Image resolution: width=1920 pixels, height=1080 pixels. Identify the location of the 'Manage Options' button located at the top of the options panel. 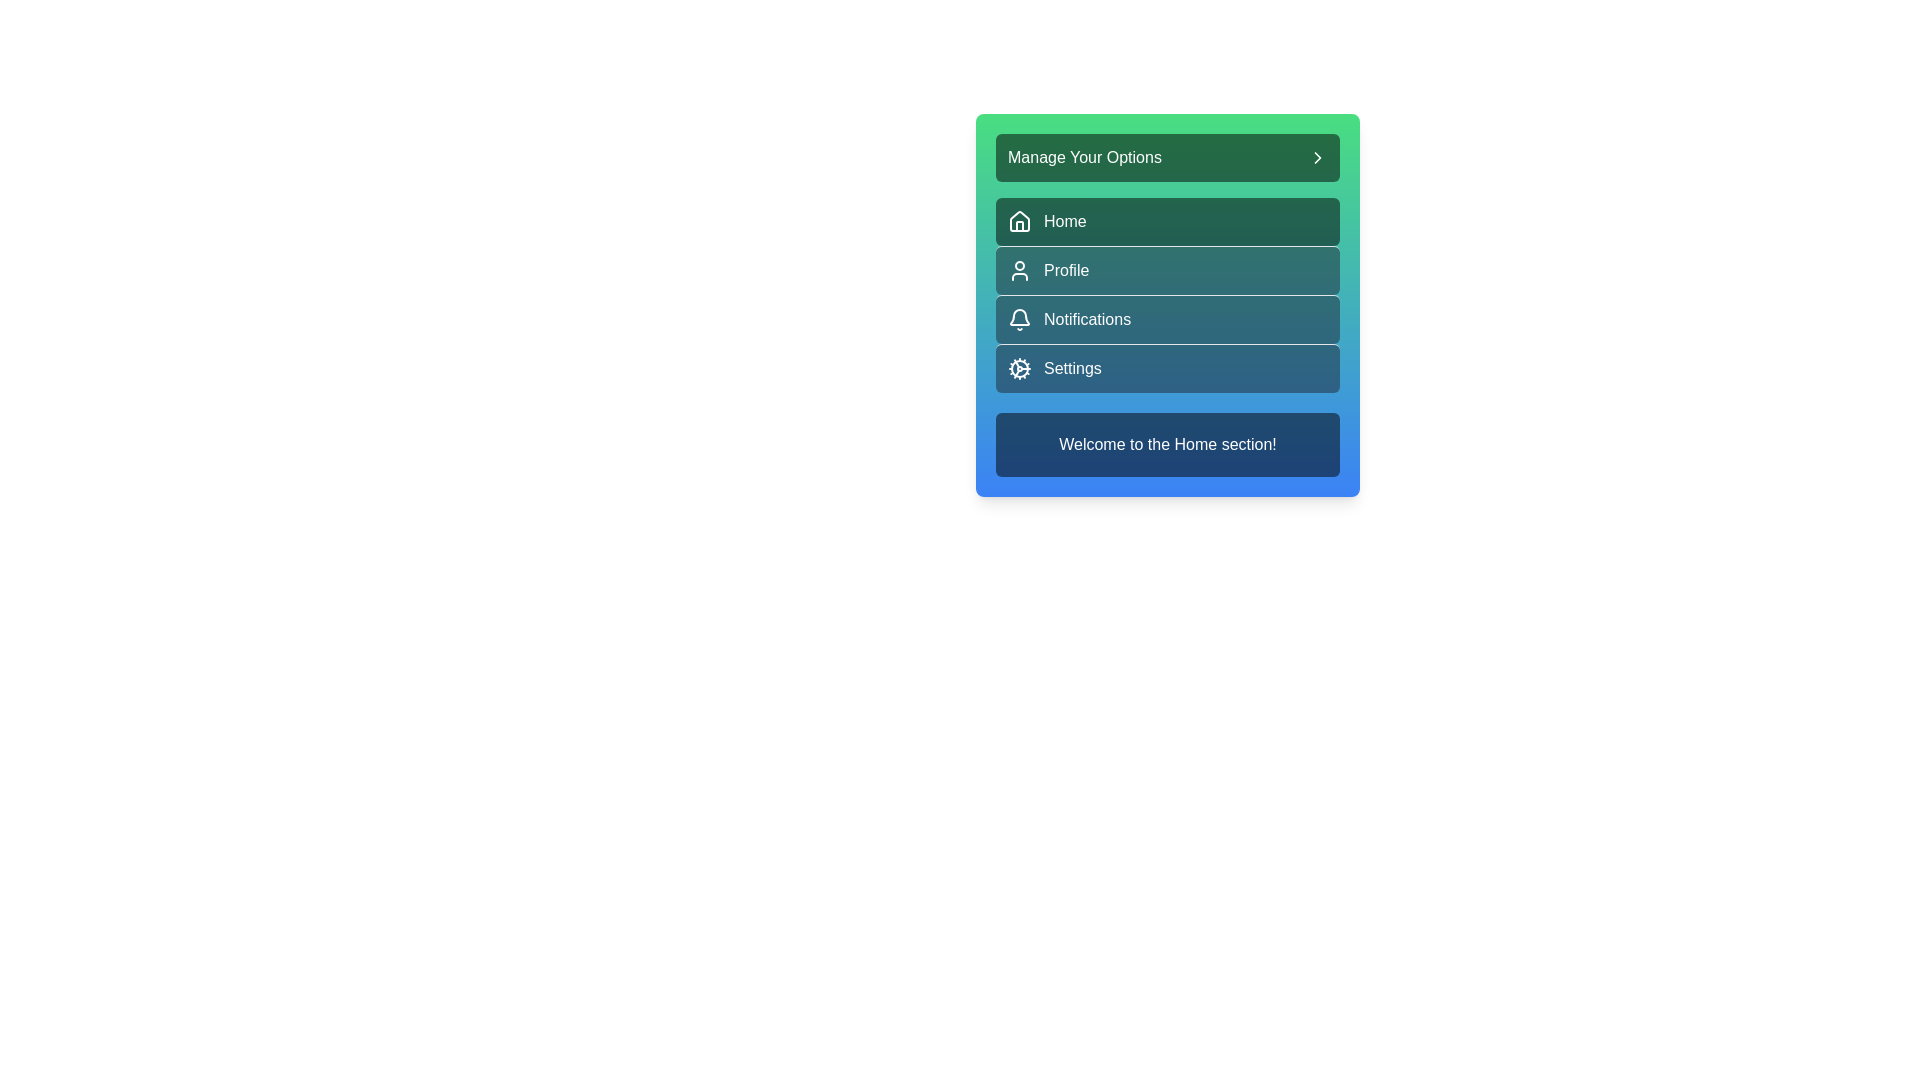
(1167, 157).